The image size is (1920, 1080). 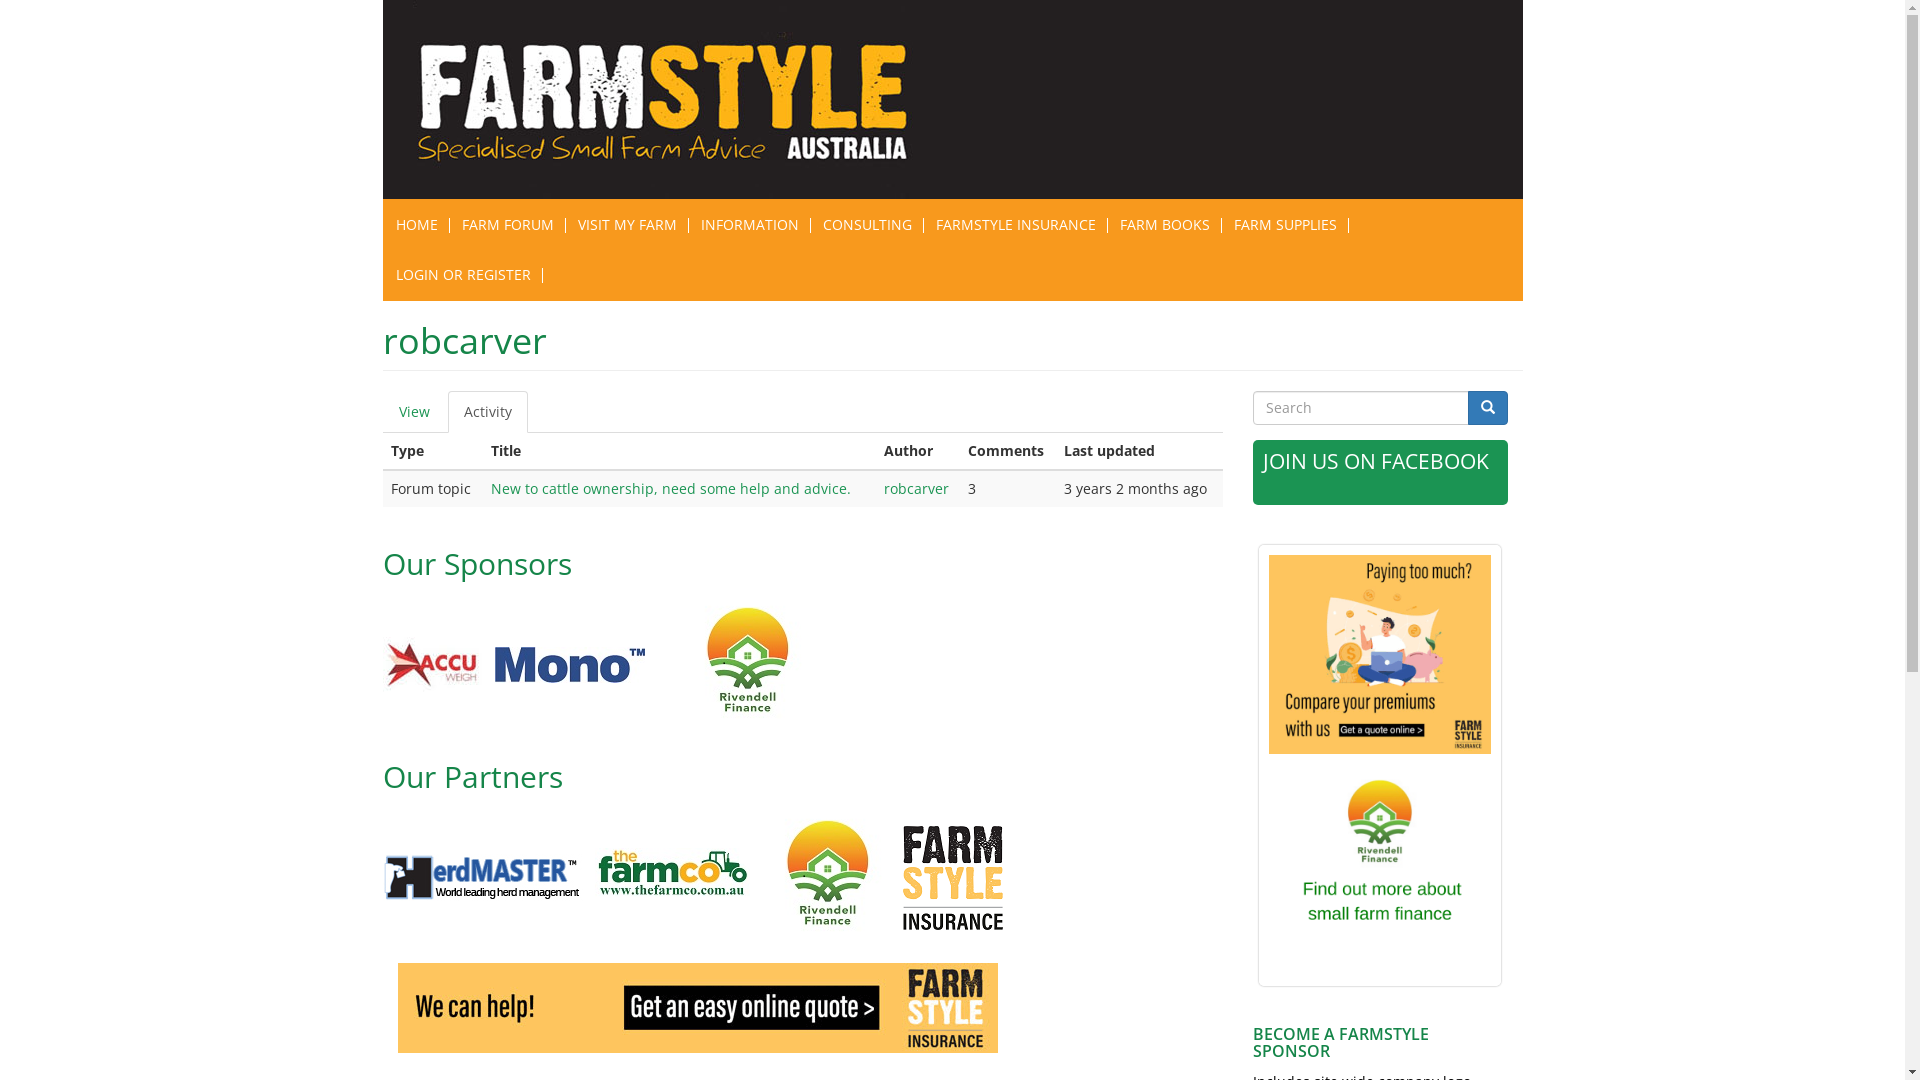 I want to click on 'Activity, so click(x=488, y=411).